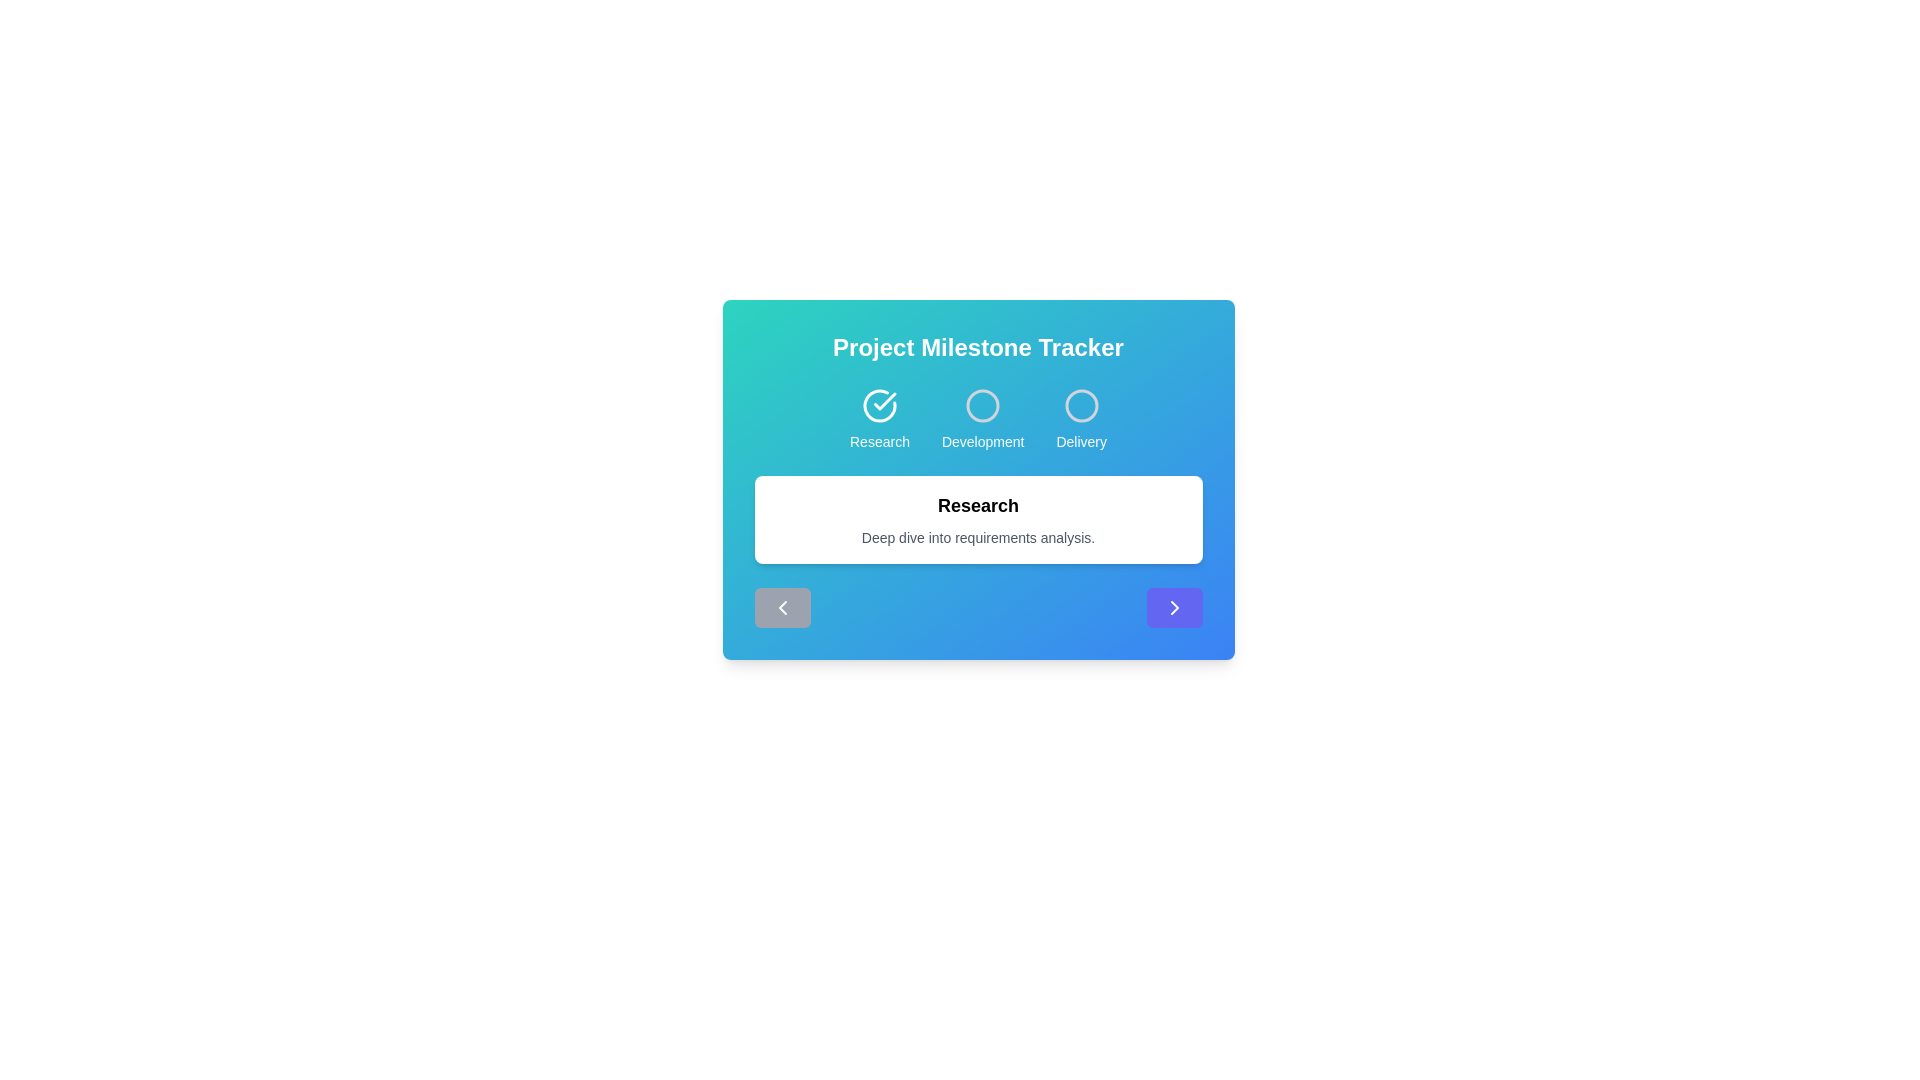 The height and width of the screenshot is (1080, 1920). I want to click on the static text element titled 'Project Milestone Tracker', which is displayed in bold, large white text on a gradient background, so click(978, 346).